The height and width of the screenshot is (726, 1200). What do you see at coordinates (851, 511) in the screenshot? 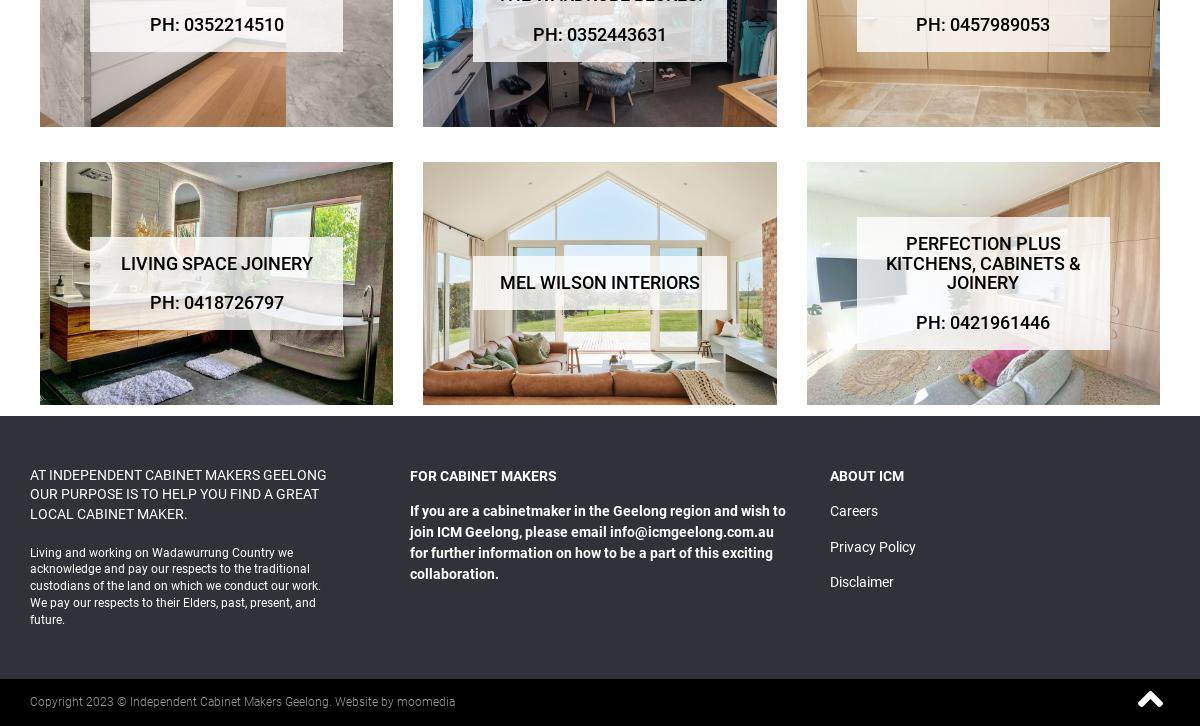
I see `'Careers'` at bounding box center [851, 511].